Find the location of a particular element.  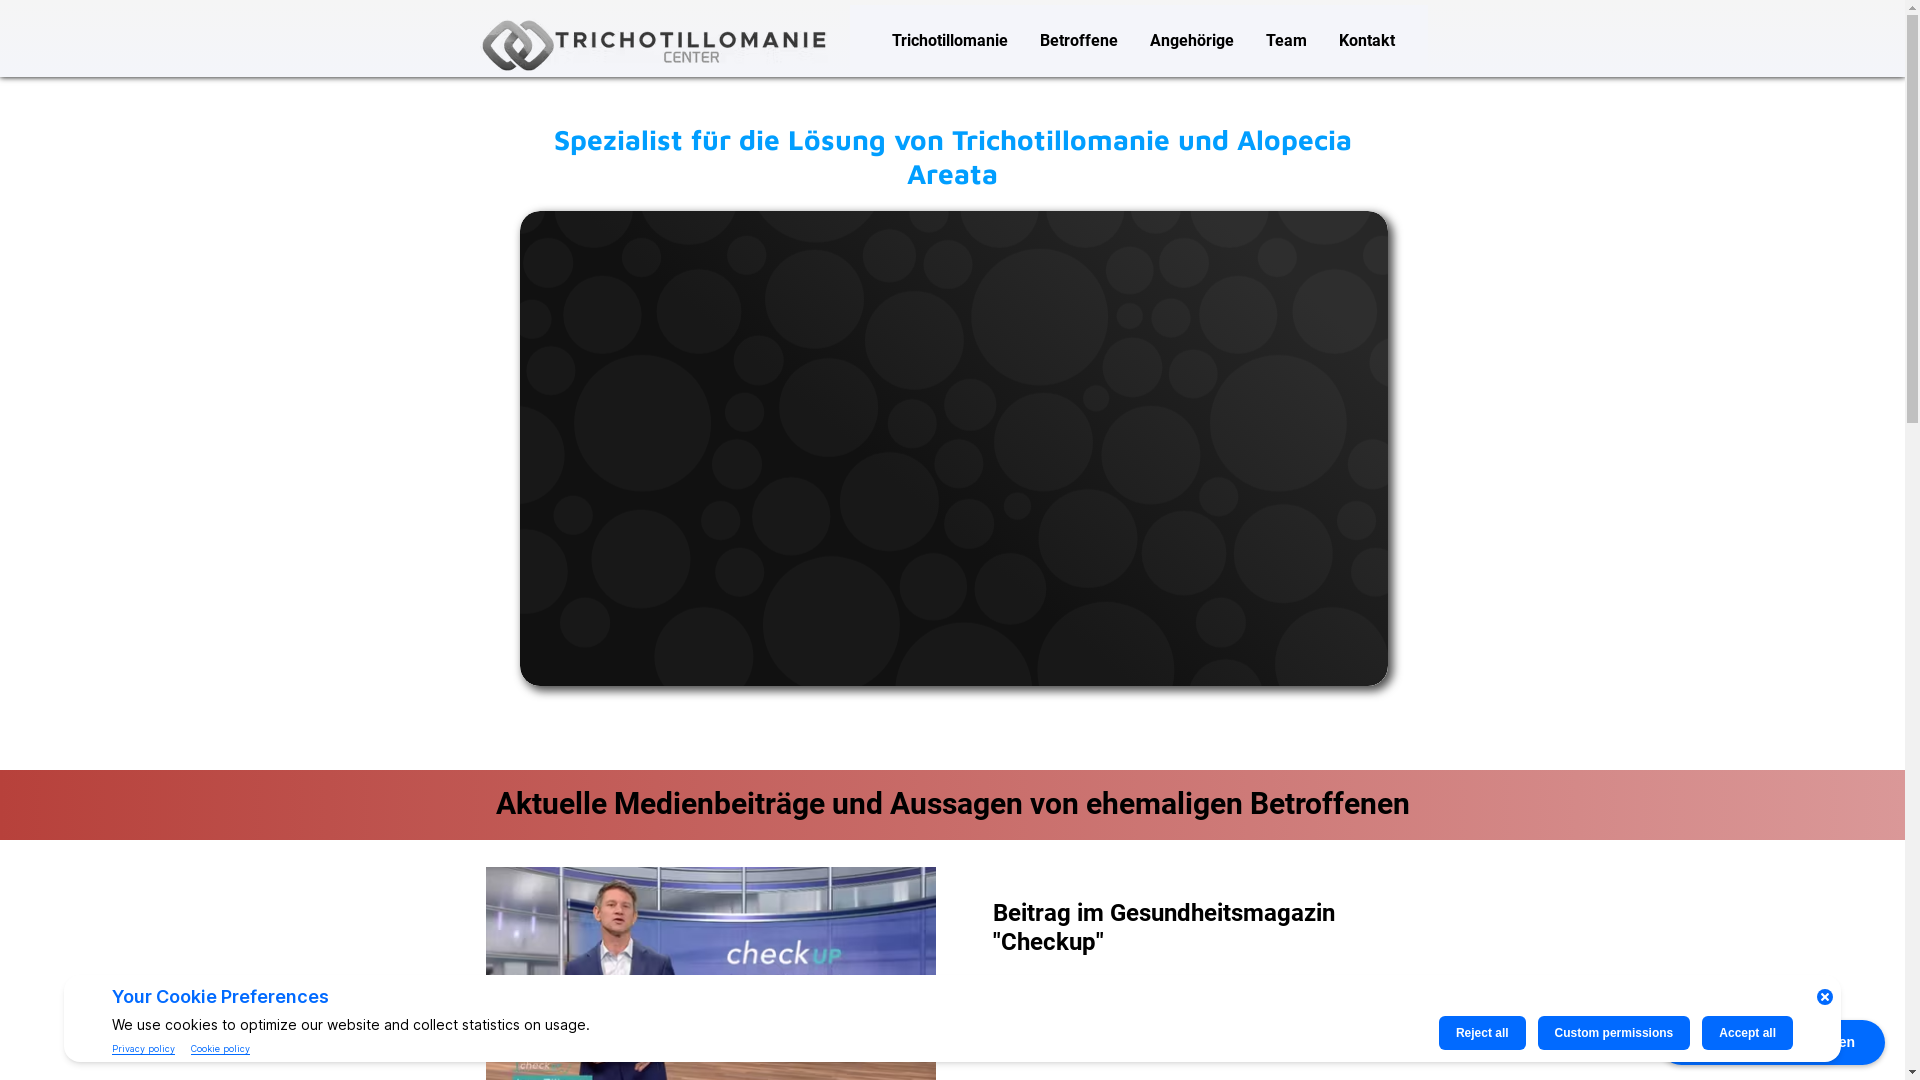

'Betroffene' is located at coordinates (1078, 40).